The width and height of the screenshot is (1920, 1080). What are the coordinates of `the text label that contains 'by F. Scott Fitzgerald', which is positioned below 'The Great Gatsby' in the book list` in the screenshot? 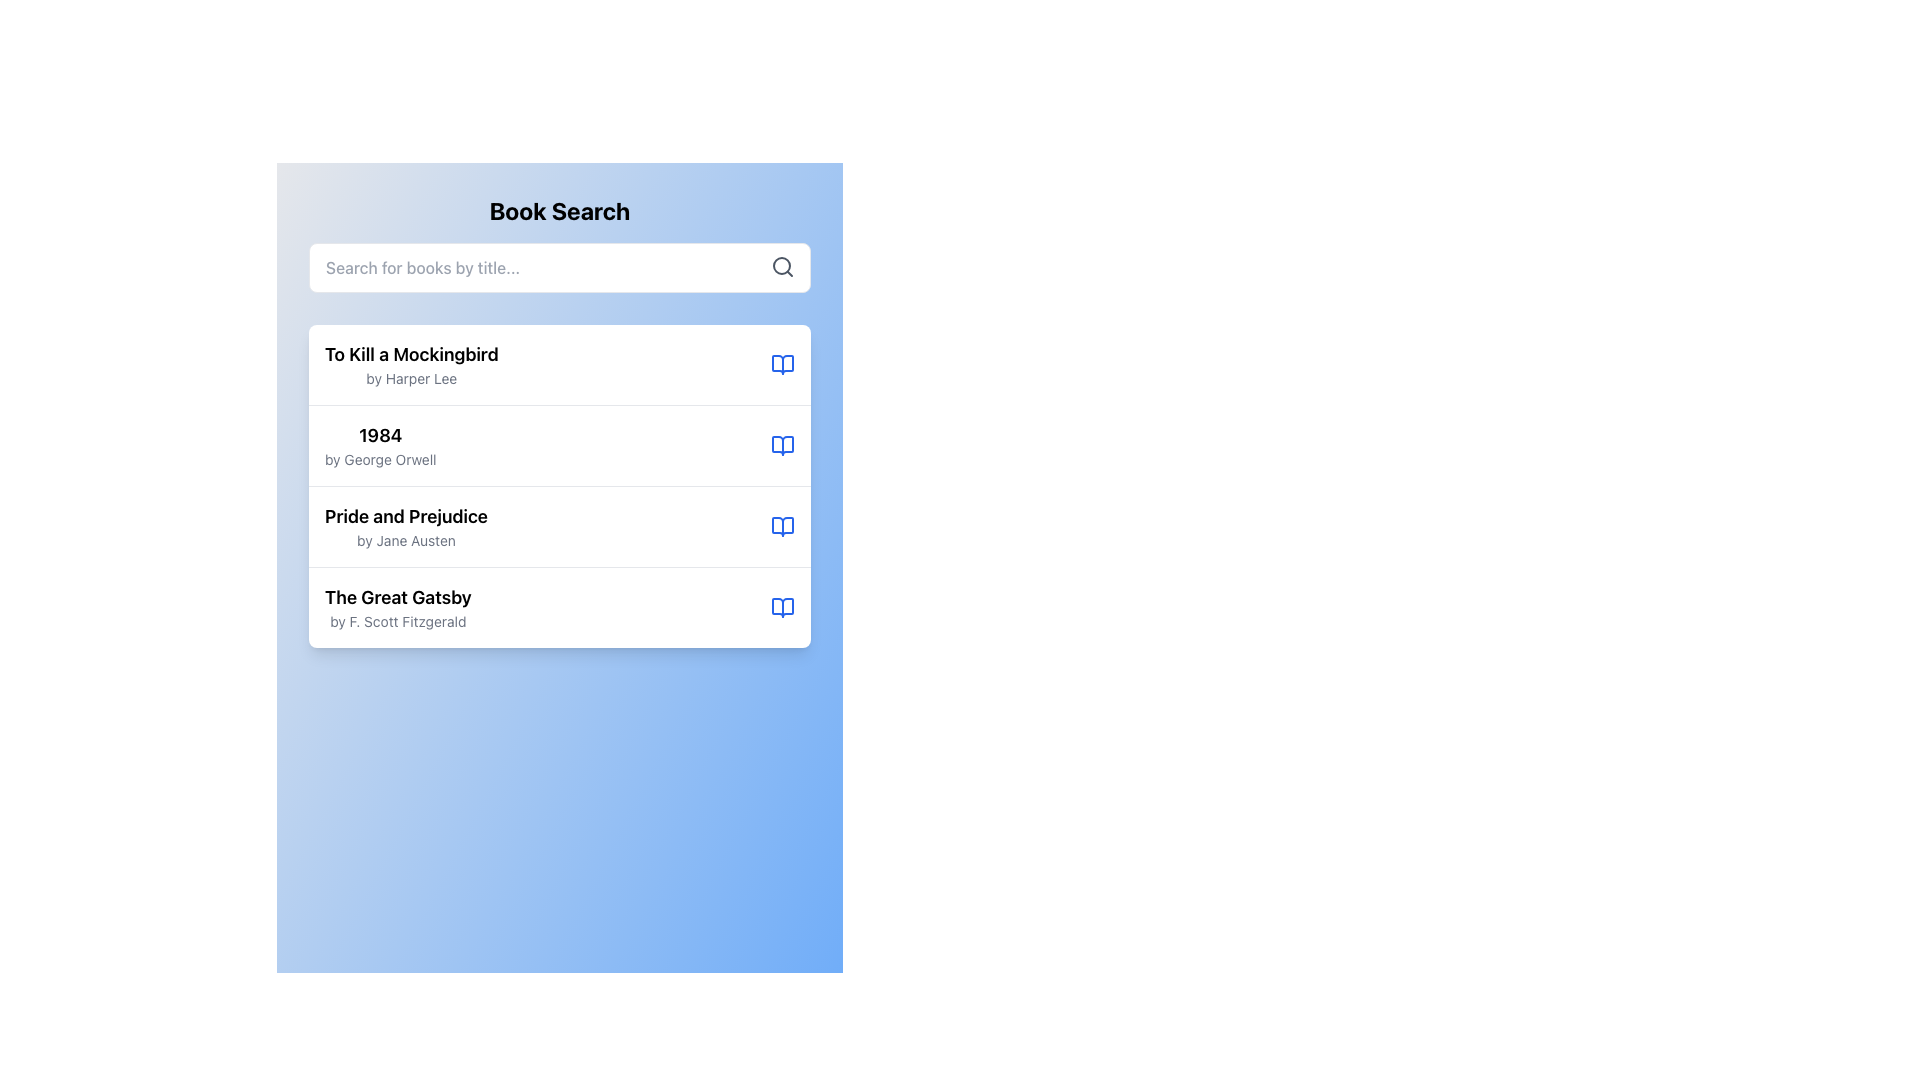 It's located at (398, 620).